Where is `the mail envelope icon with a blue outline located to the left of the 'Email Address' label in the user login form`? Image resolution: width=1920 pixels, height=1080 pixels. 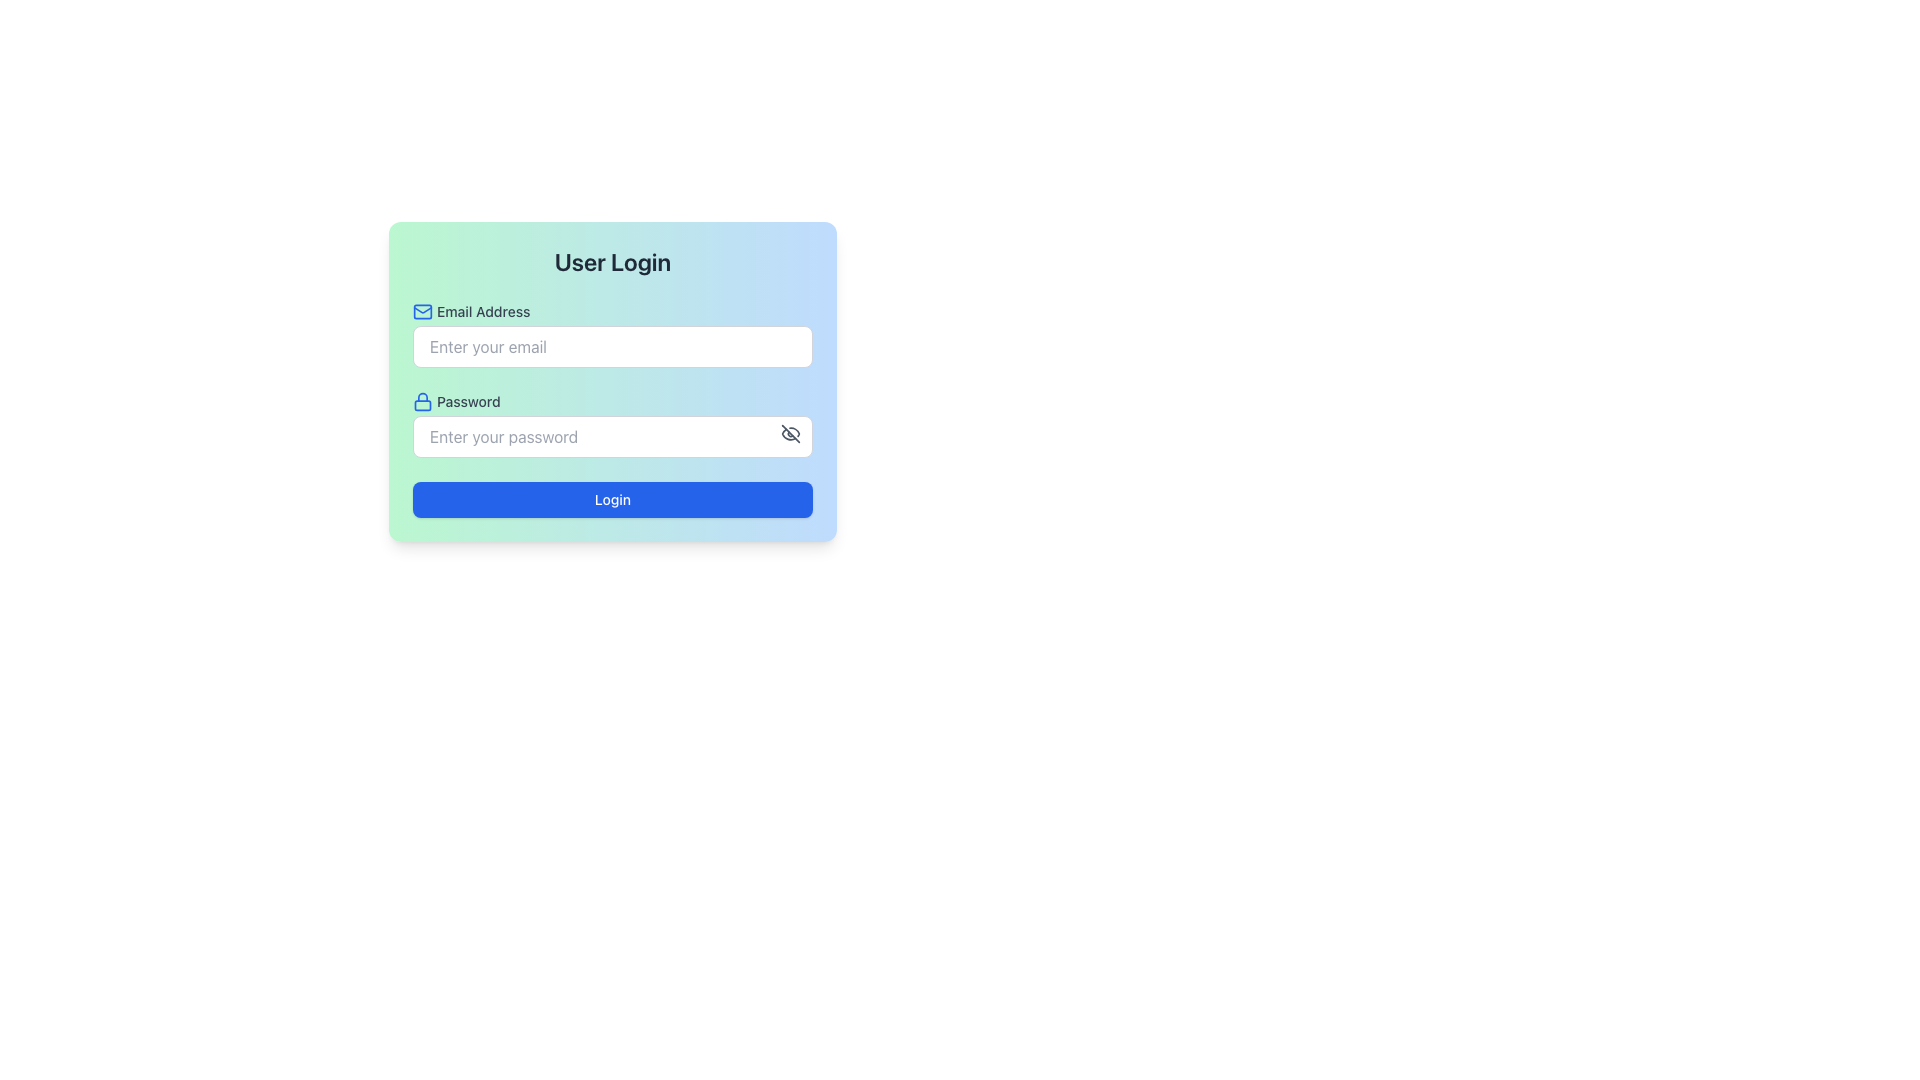
the mail envelope icon with a blue outline located to the left of the 'Email Address' label in the user login form is located at coordinates (421, 312).